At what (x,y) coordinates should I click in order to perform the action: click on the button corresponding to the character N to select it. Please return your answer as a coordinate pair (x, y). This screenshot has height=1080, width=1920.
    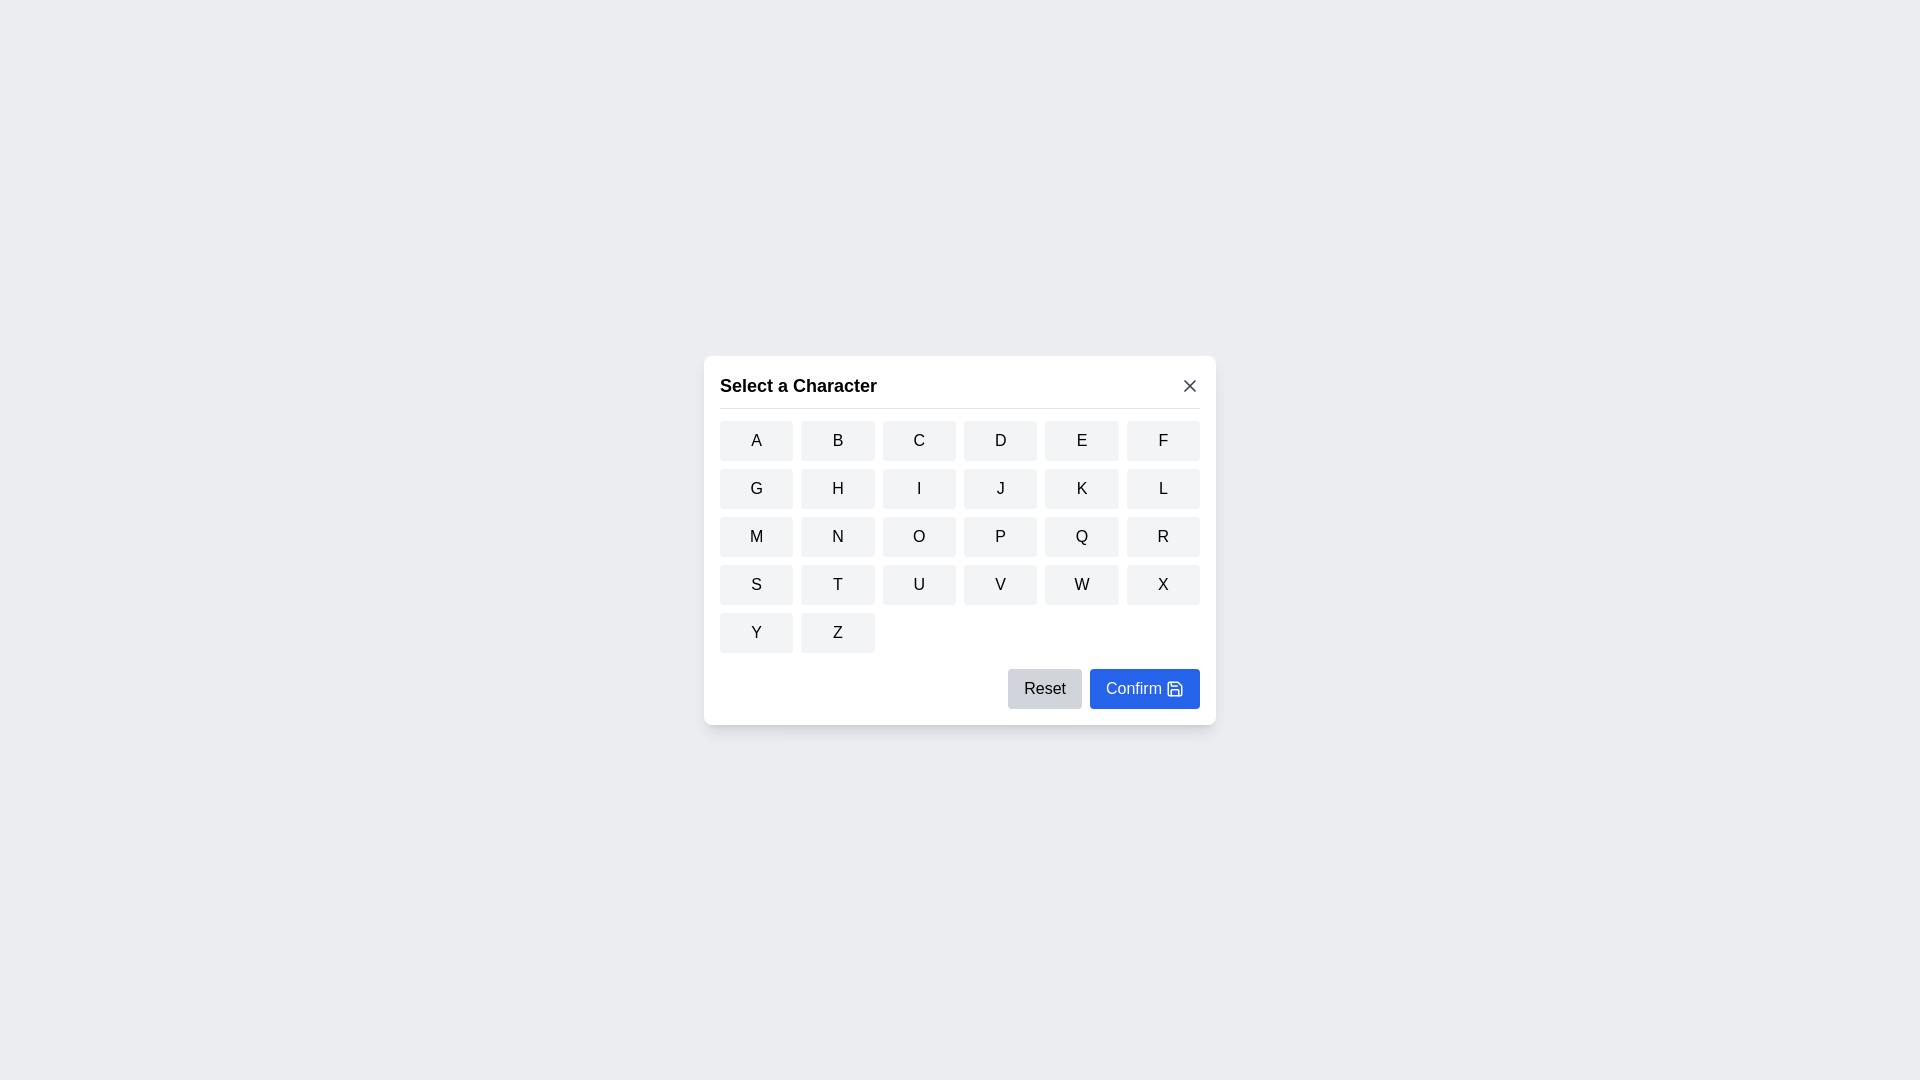
    Looking at the image, I should click on (838, 535).